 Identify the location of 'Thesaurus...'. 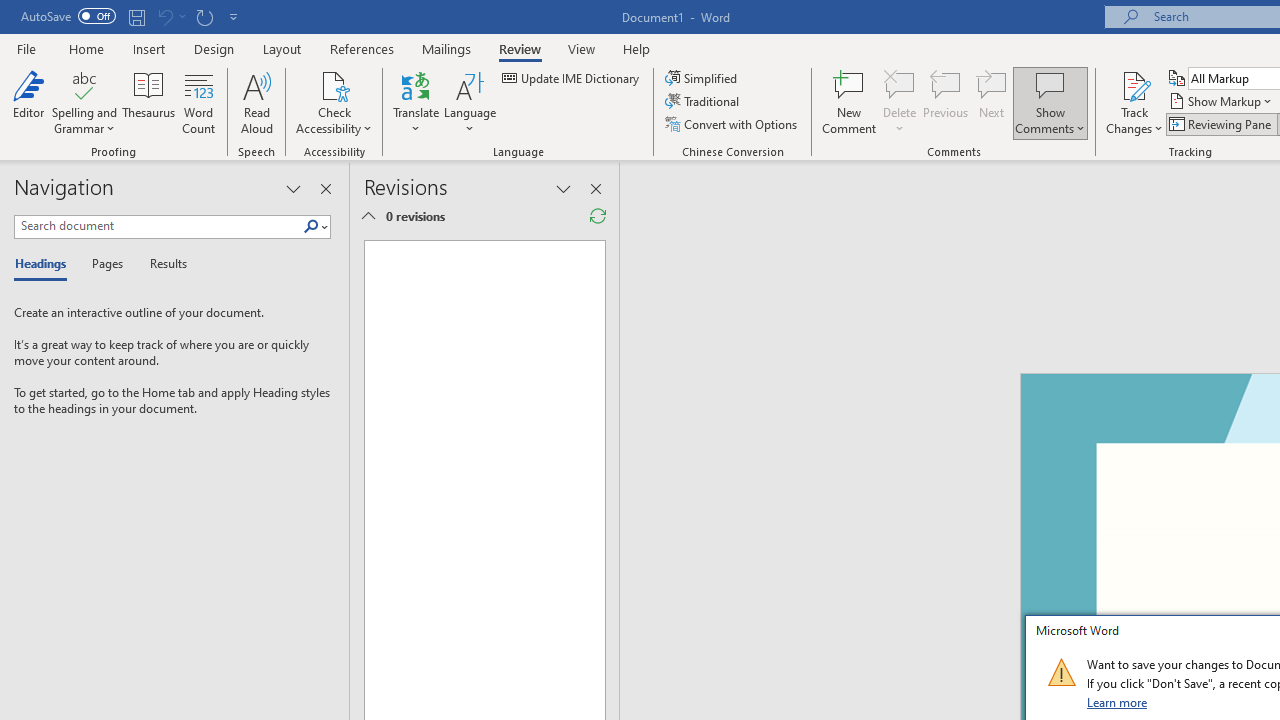
(148, 103).